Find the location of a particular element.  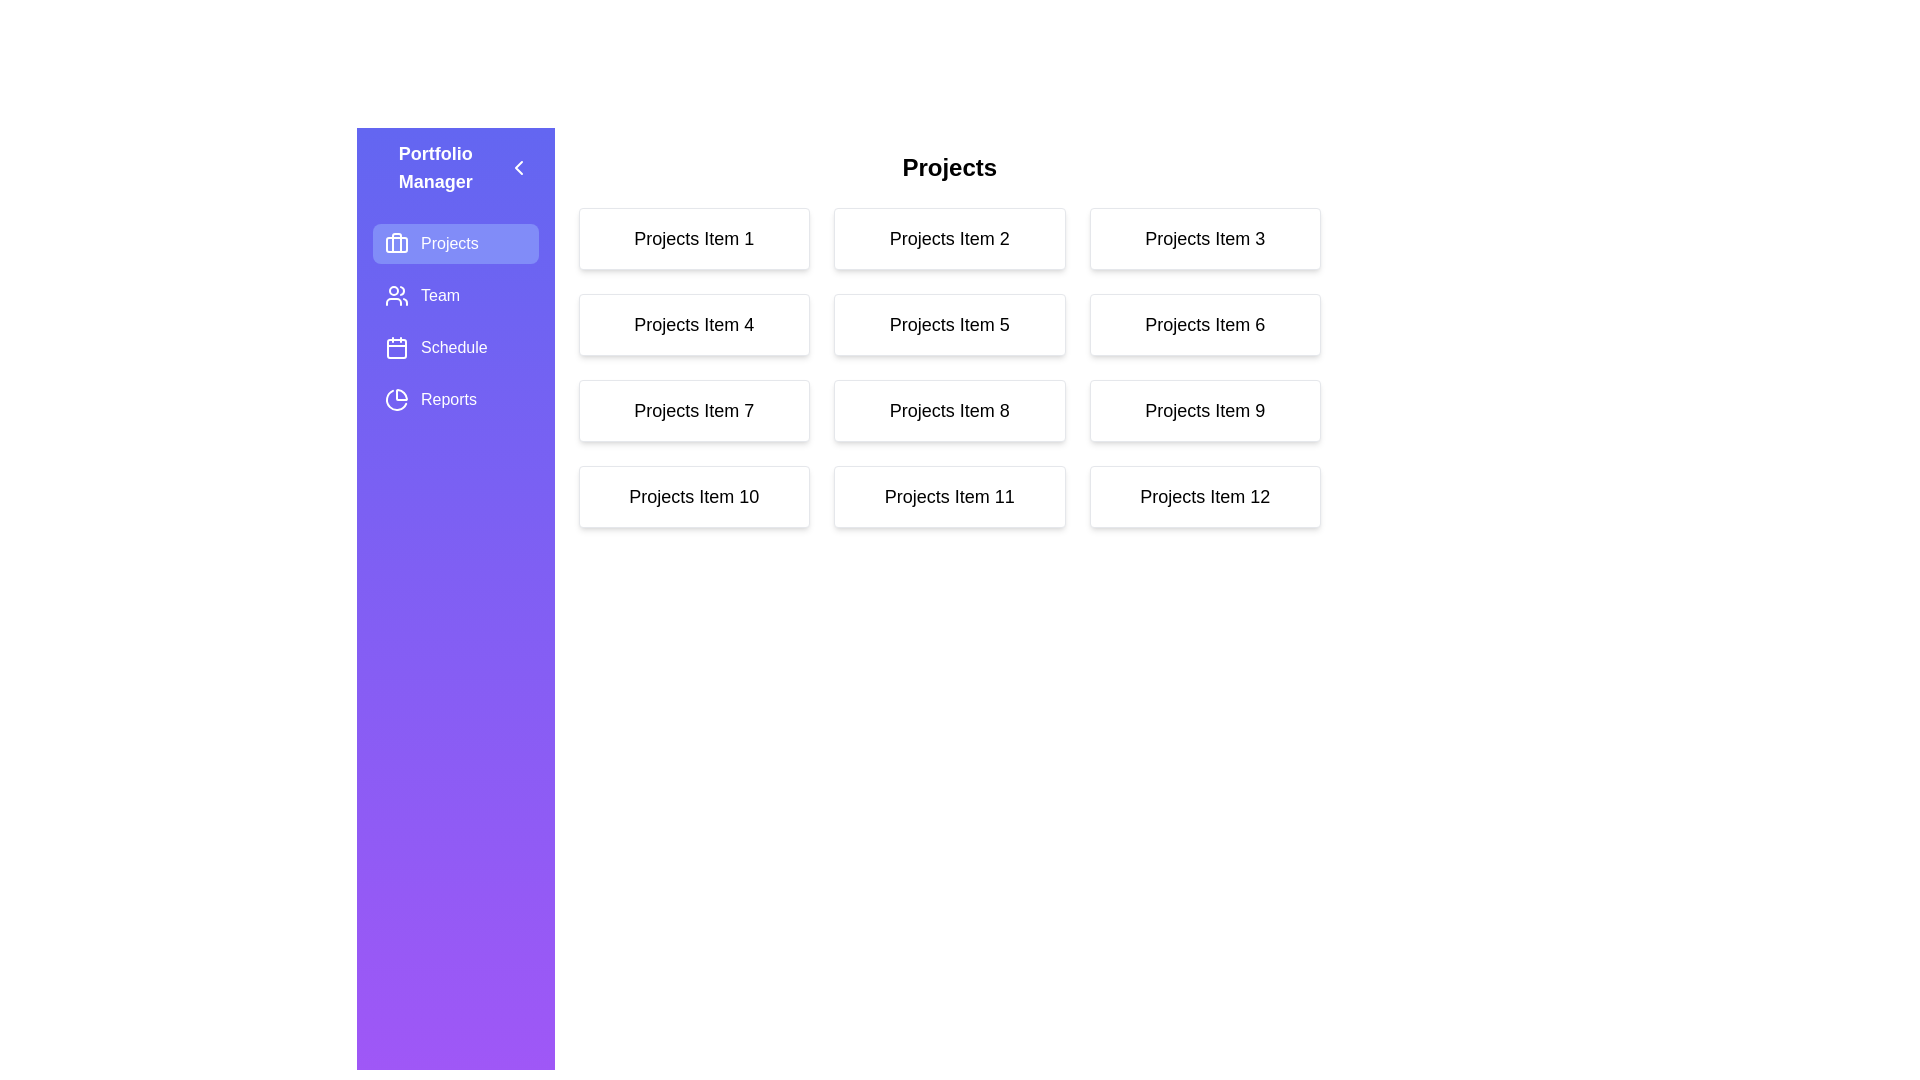

the sidebar module Reports to navigate to it is located at coordinates (454, 400).